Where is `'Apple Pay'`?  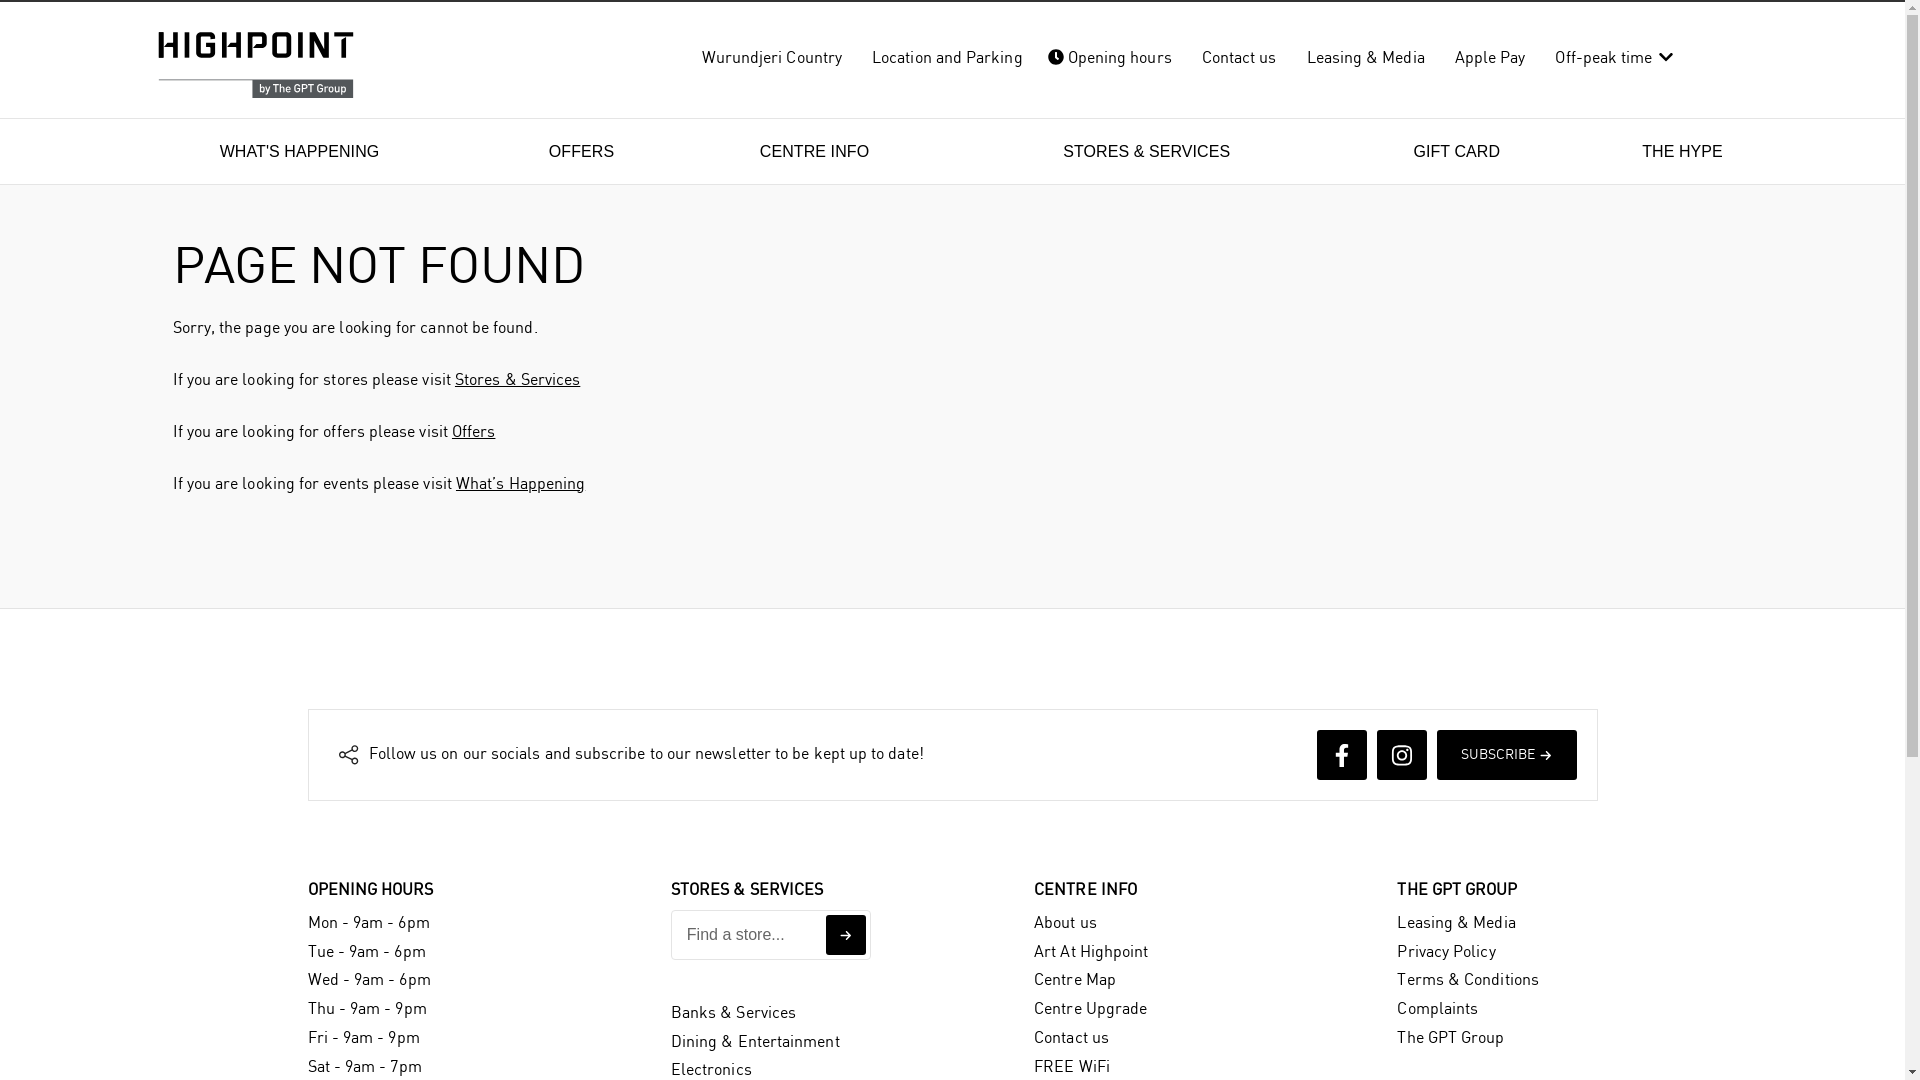
'Apple Pay' is located at coordinates (1490, 57).